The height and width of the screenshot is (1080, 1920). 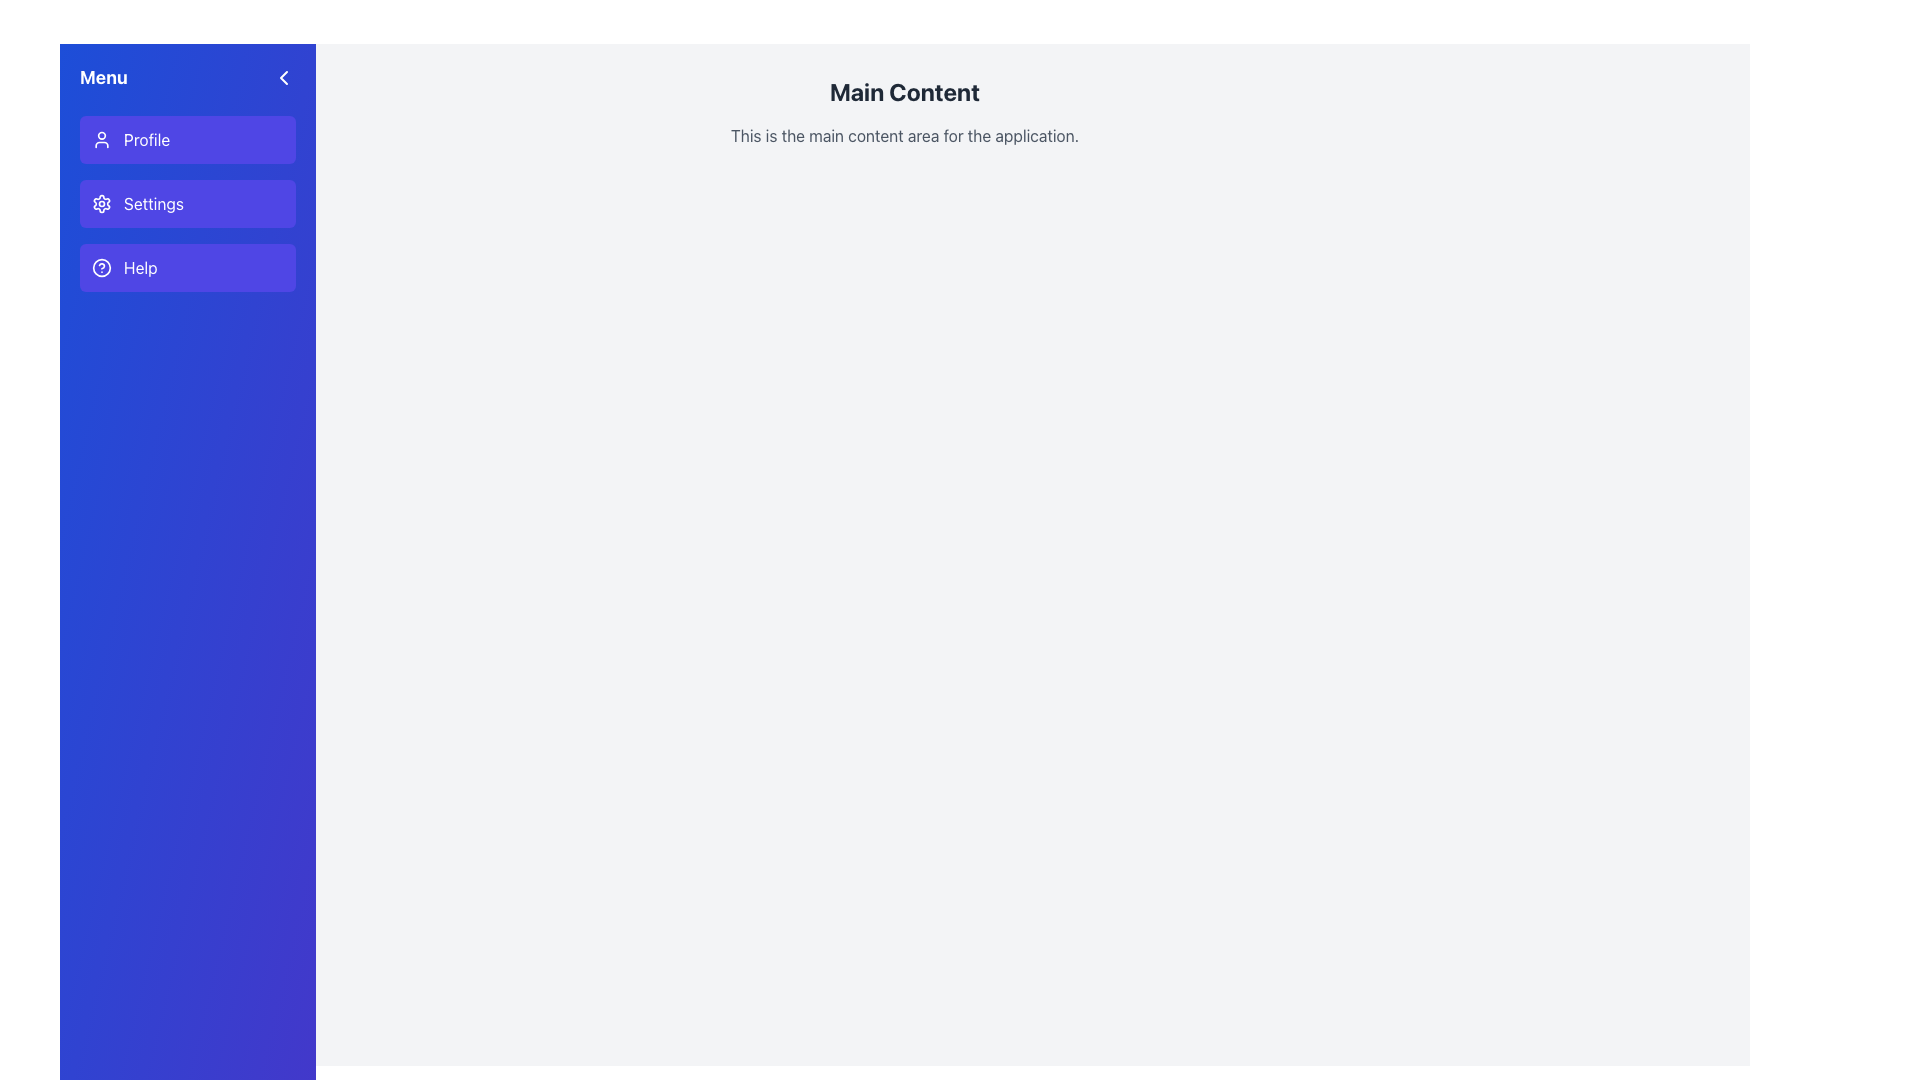 What do you see at coordinates (282, 76) in the screenshot?
I see `the left-pointing chevron icon in the sidebar at the top-right corner of the blue 'Menu' section` at bounding box center [282, 76].